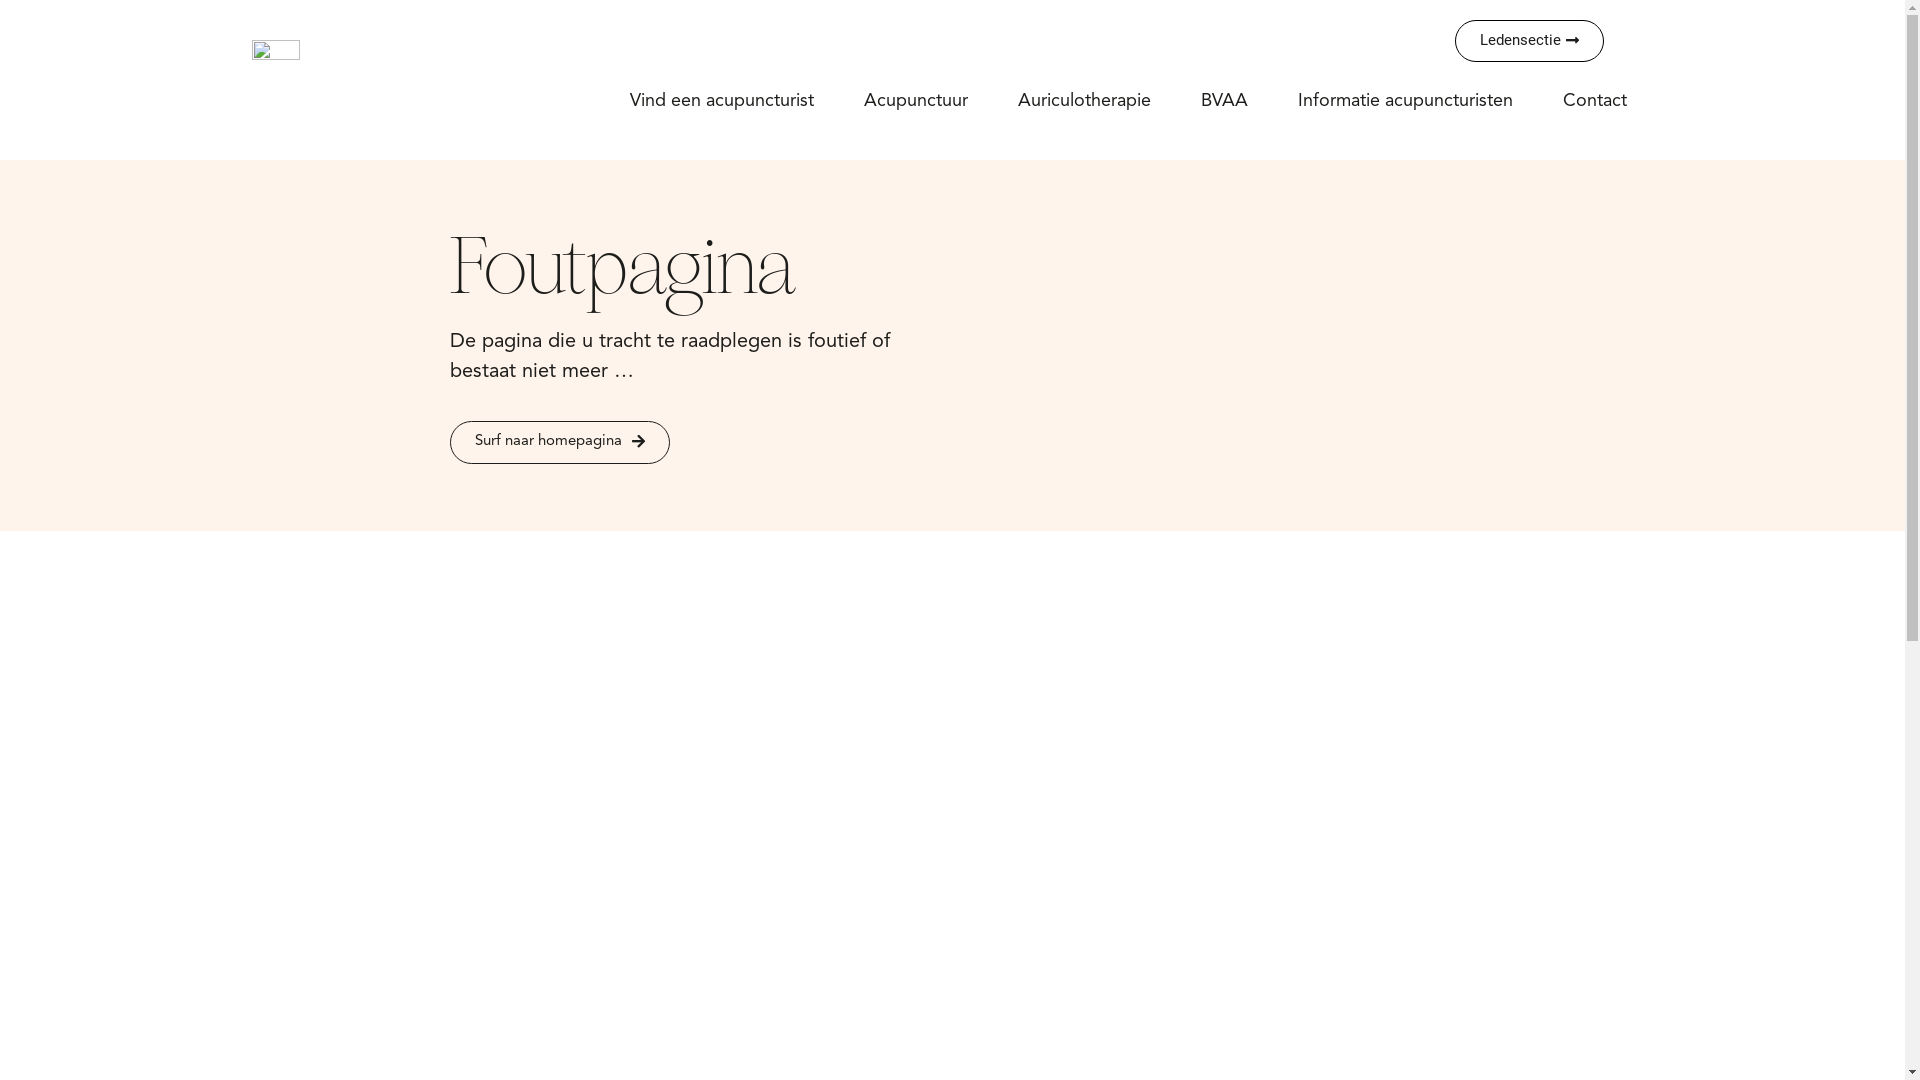 The image size is (1920, 1080). What do you see at coordinates (1593, 100) in the screenshot?
I see `'Contact'` at bounding box center [1593, 100].